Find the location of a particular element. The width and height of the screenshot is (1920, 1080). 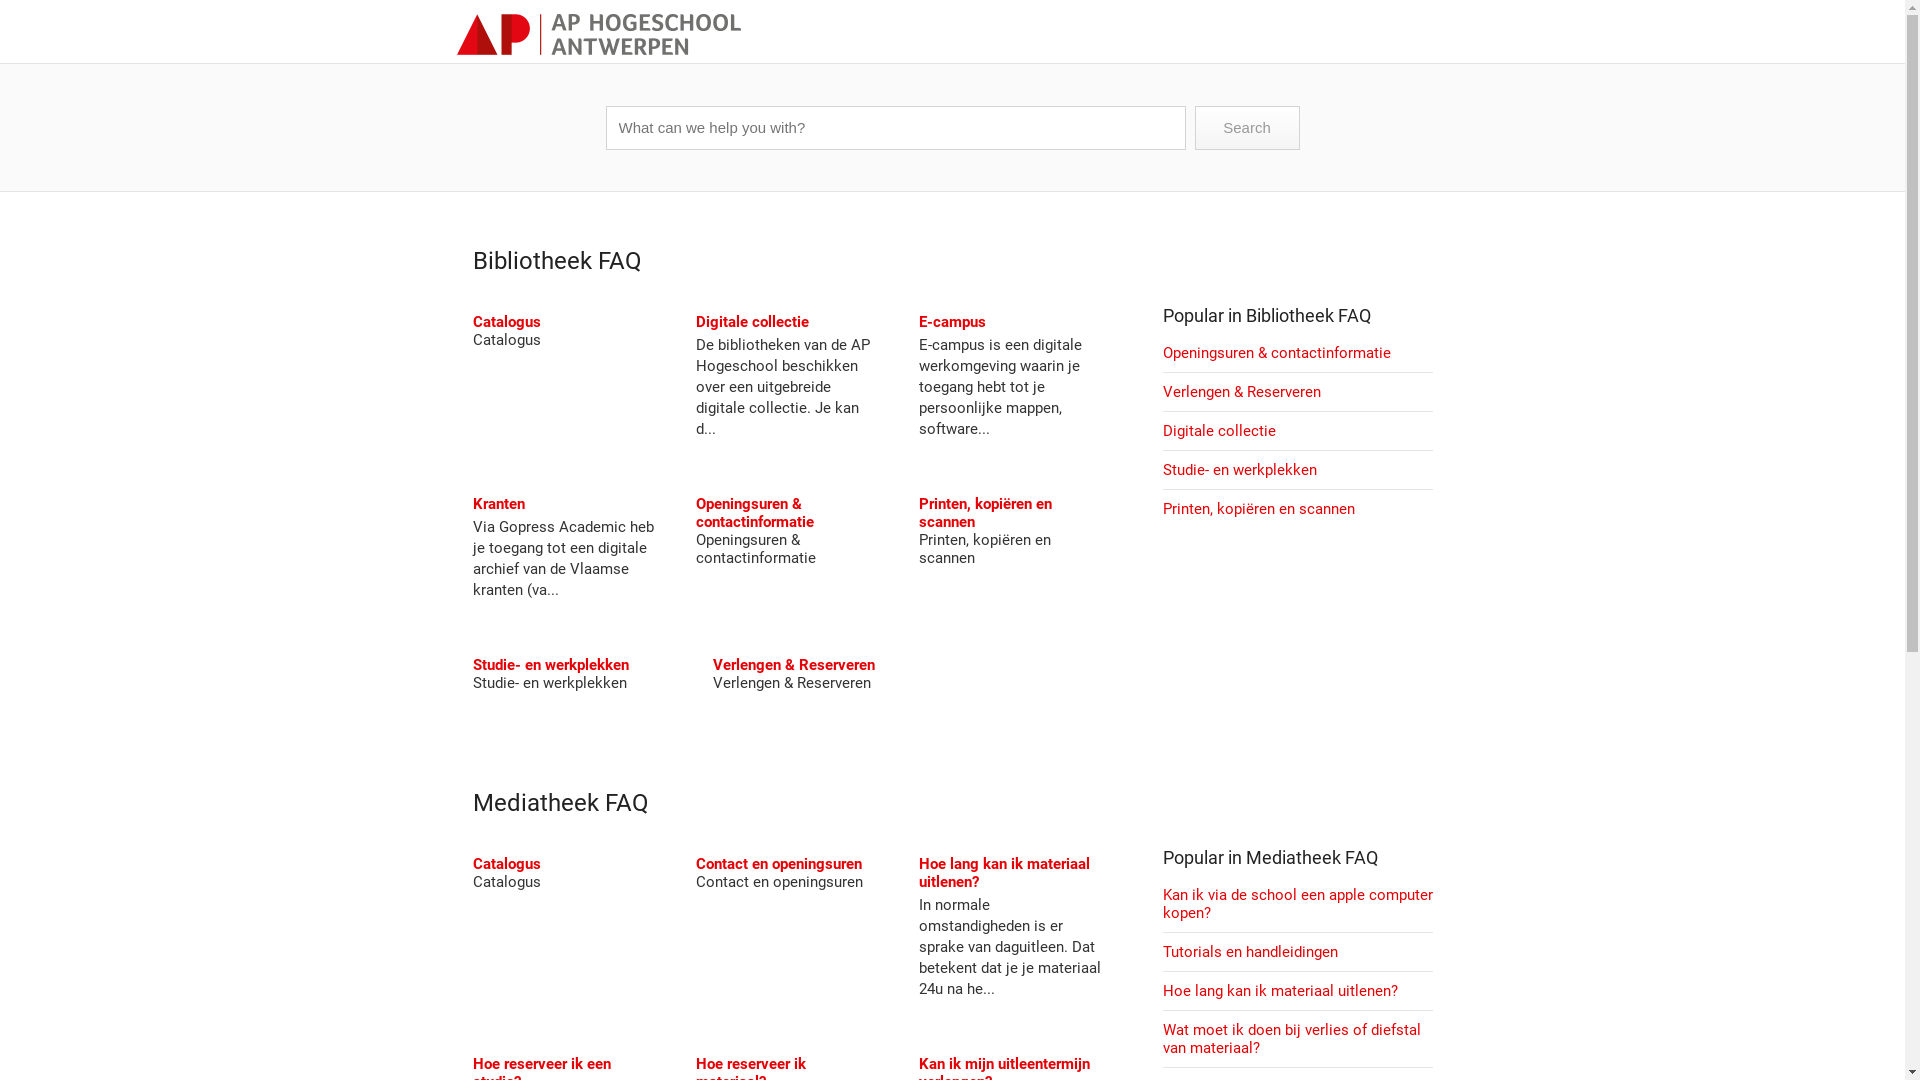

'Kan ik via de school een apple computer kopen?' is located at coordinates (1296, 903).